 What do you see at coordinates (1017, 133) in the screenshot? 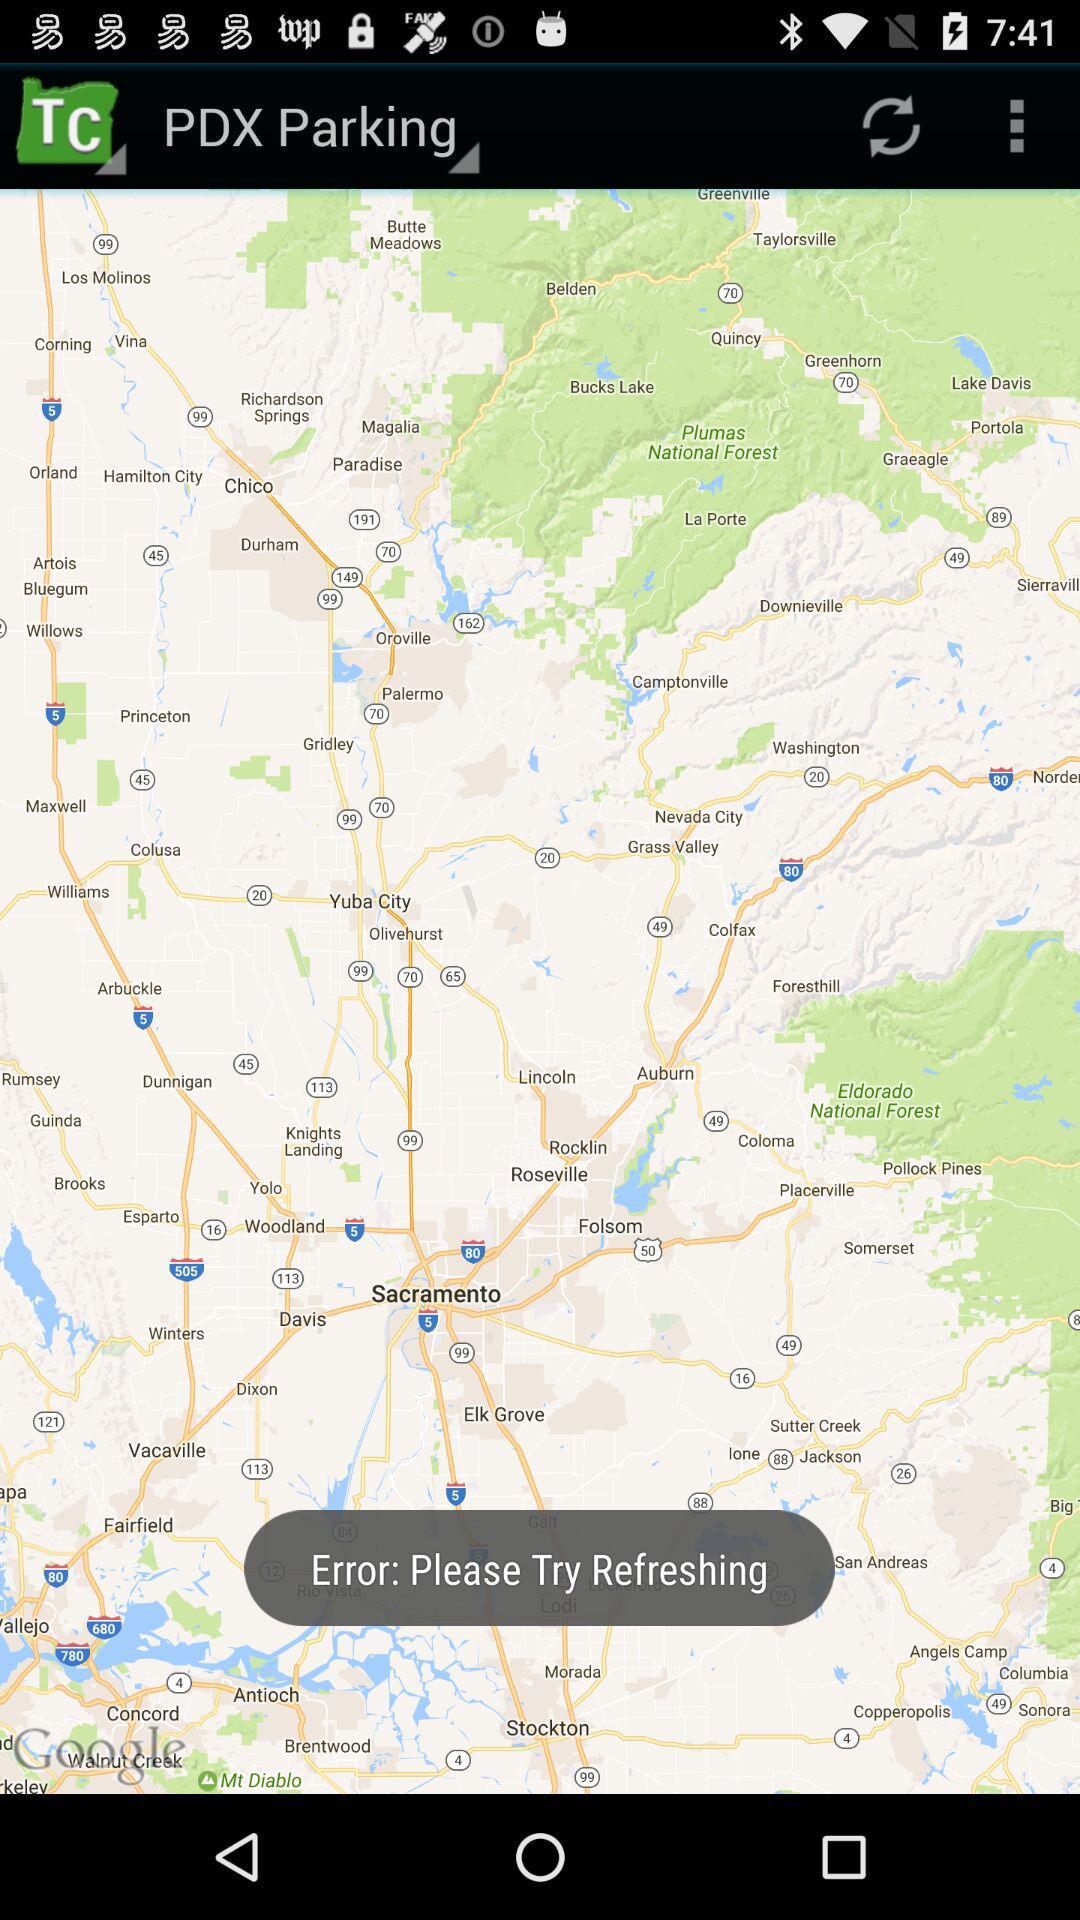
I see `the more icon` at bounding box center [1017, 133].